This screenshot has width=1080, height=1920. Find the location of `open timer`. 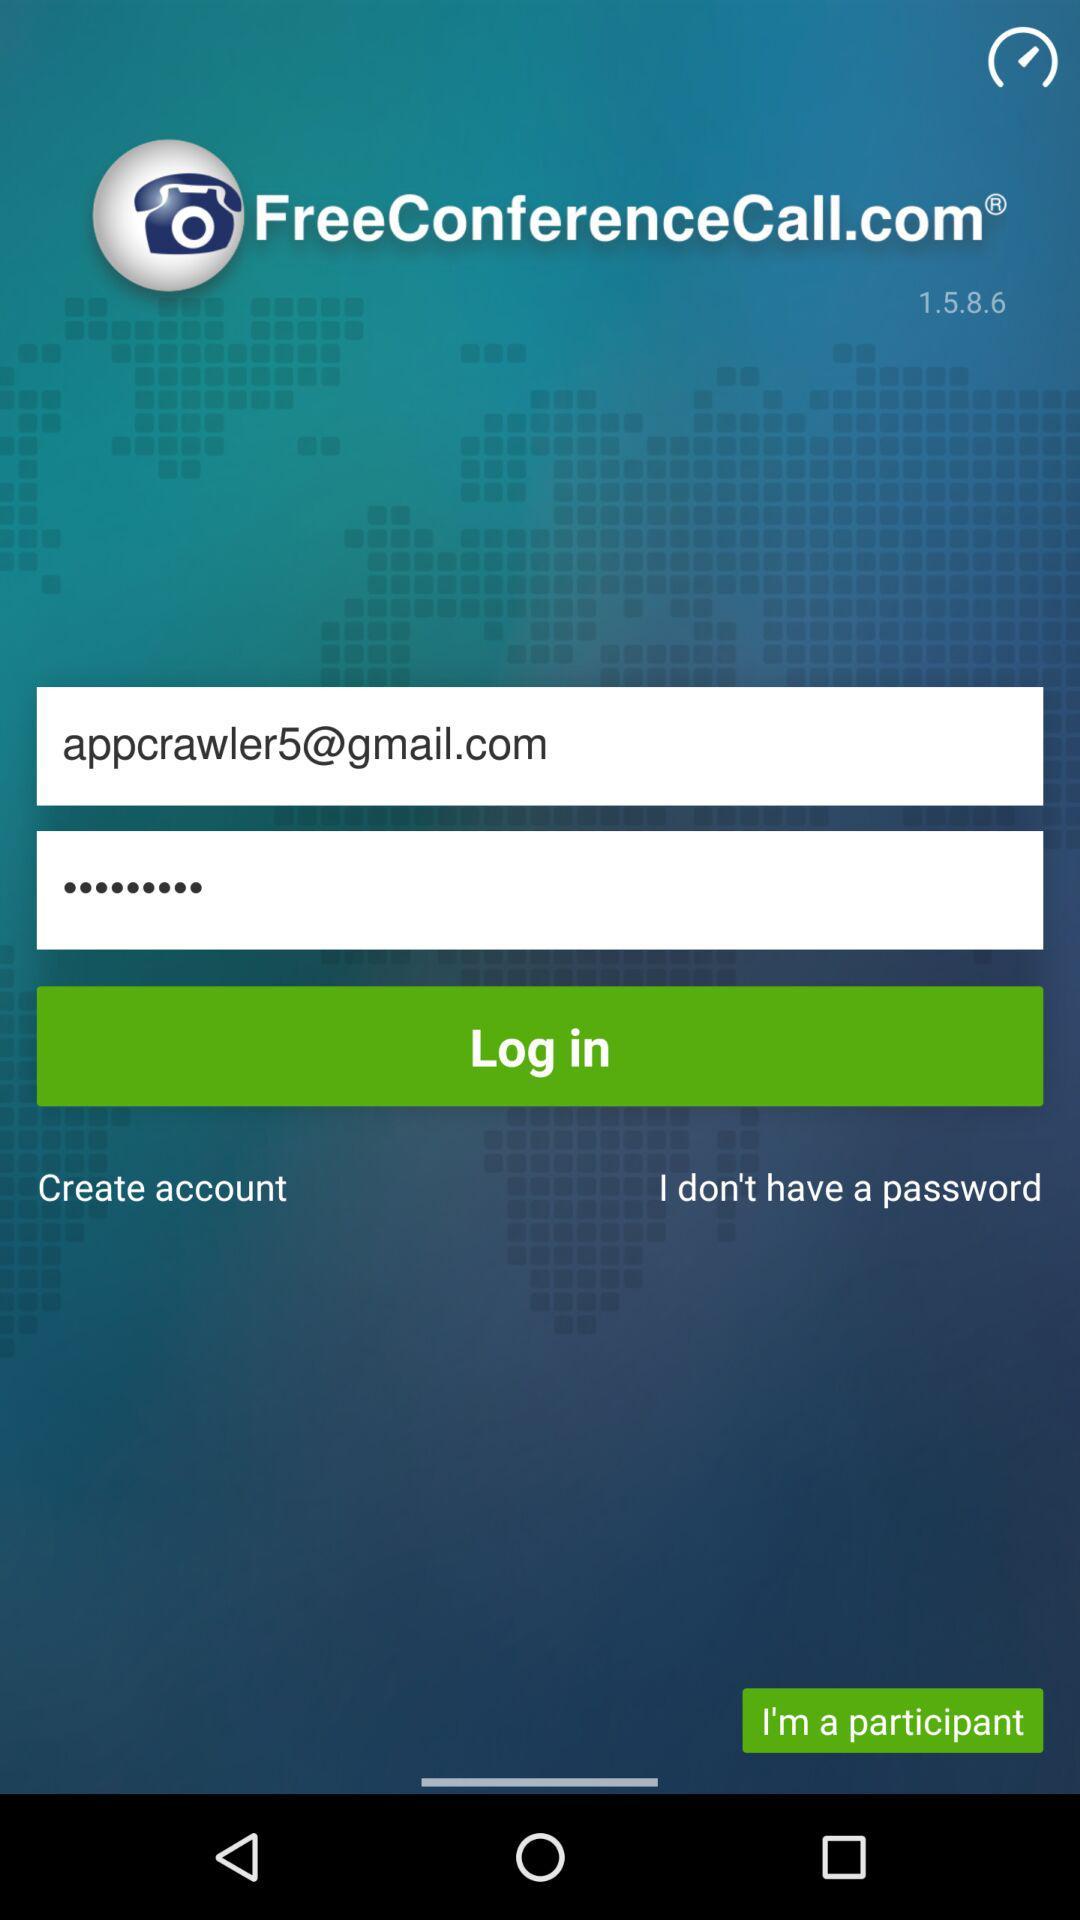

open timer is located at coordinates (1022, 57).